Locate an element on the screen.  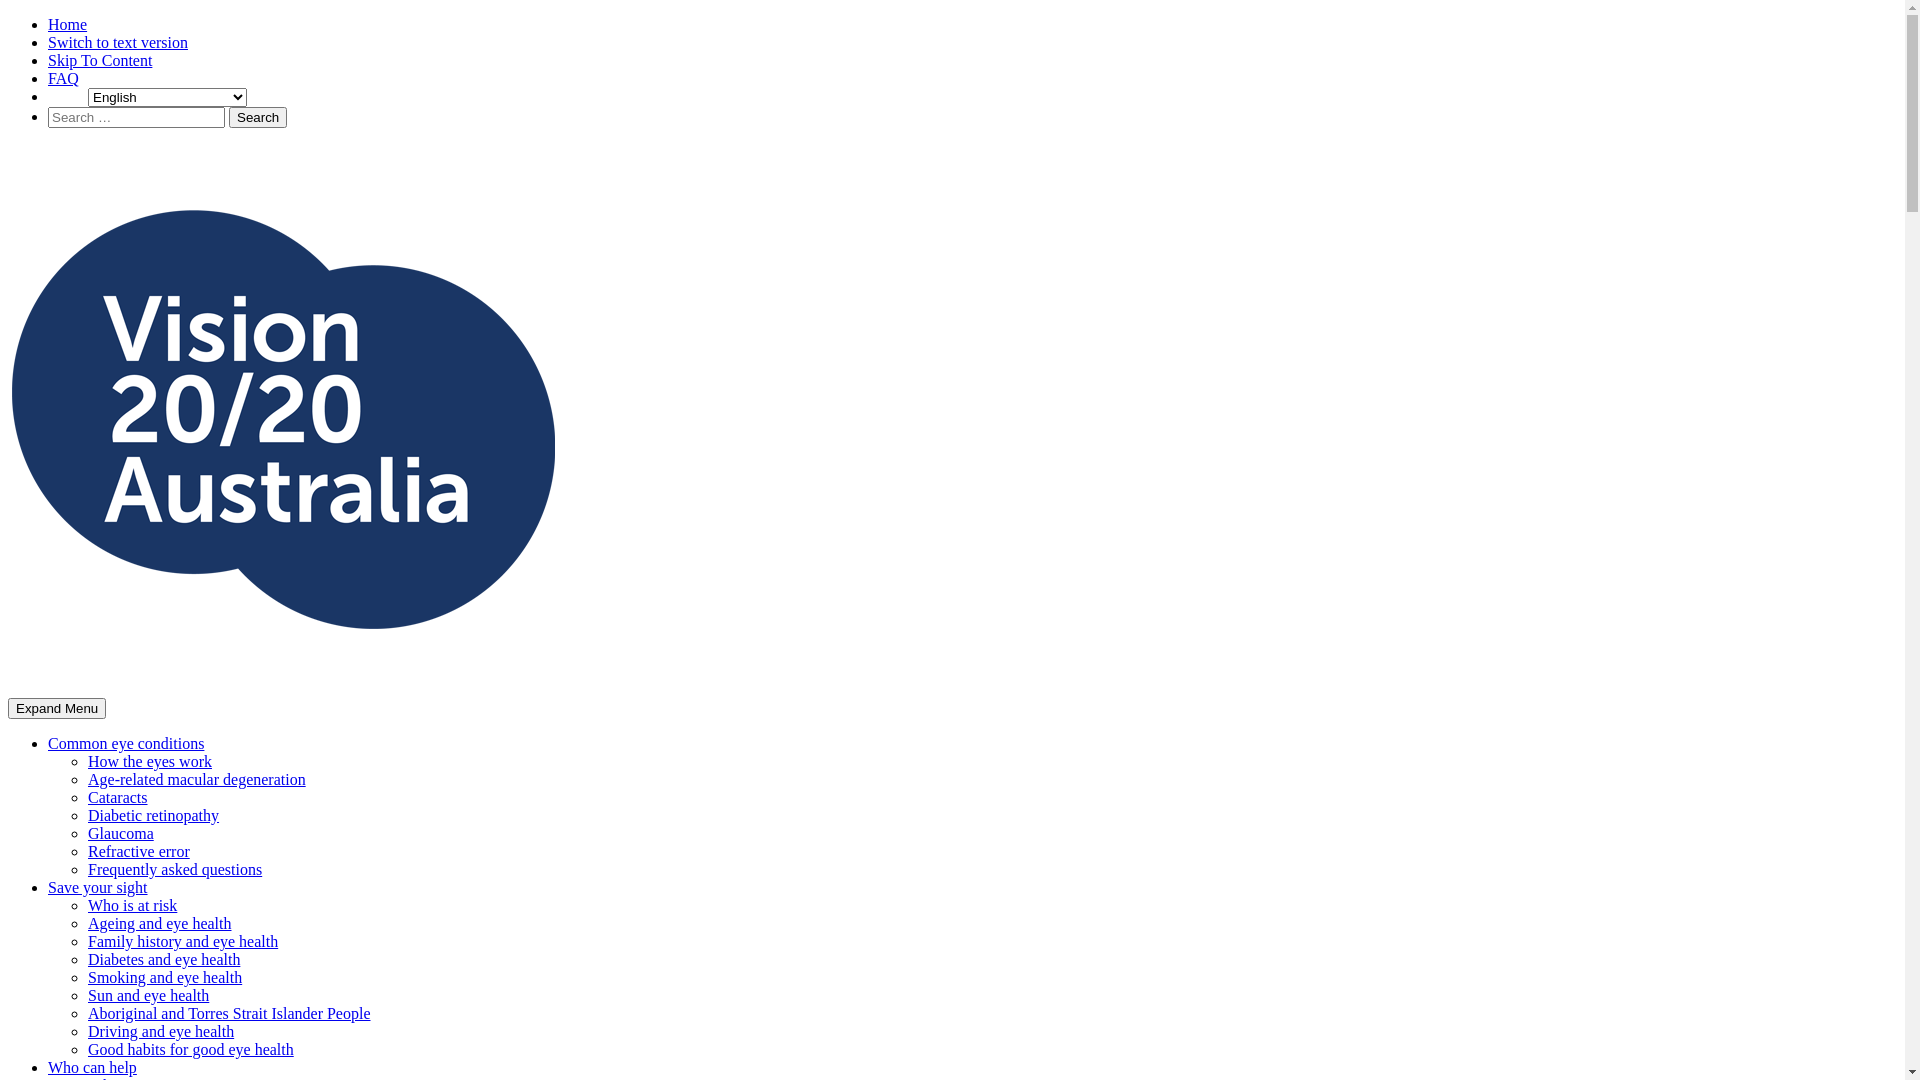
'Aboriginal and Torres Strait Islander People' is located at coordinates (86, 1013).